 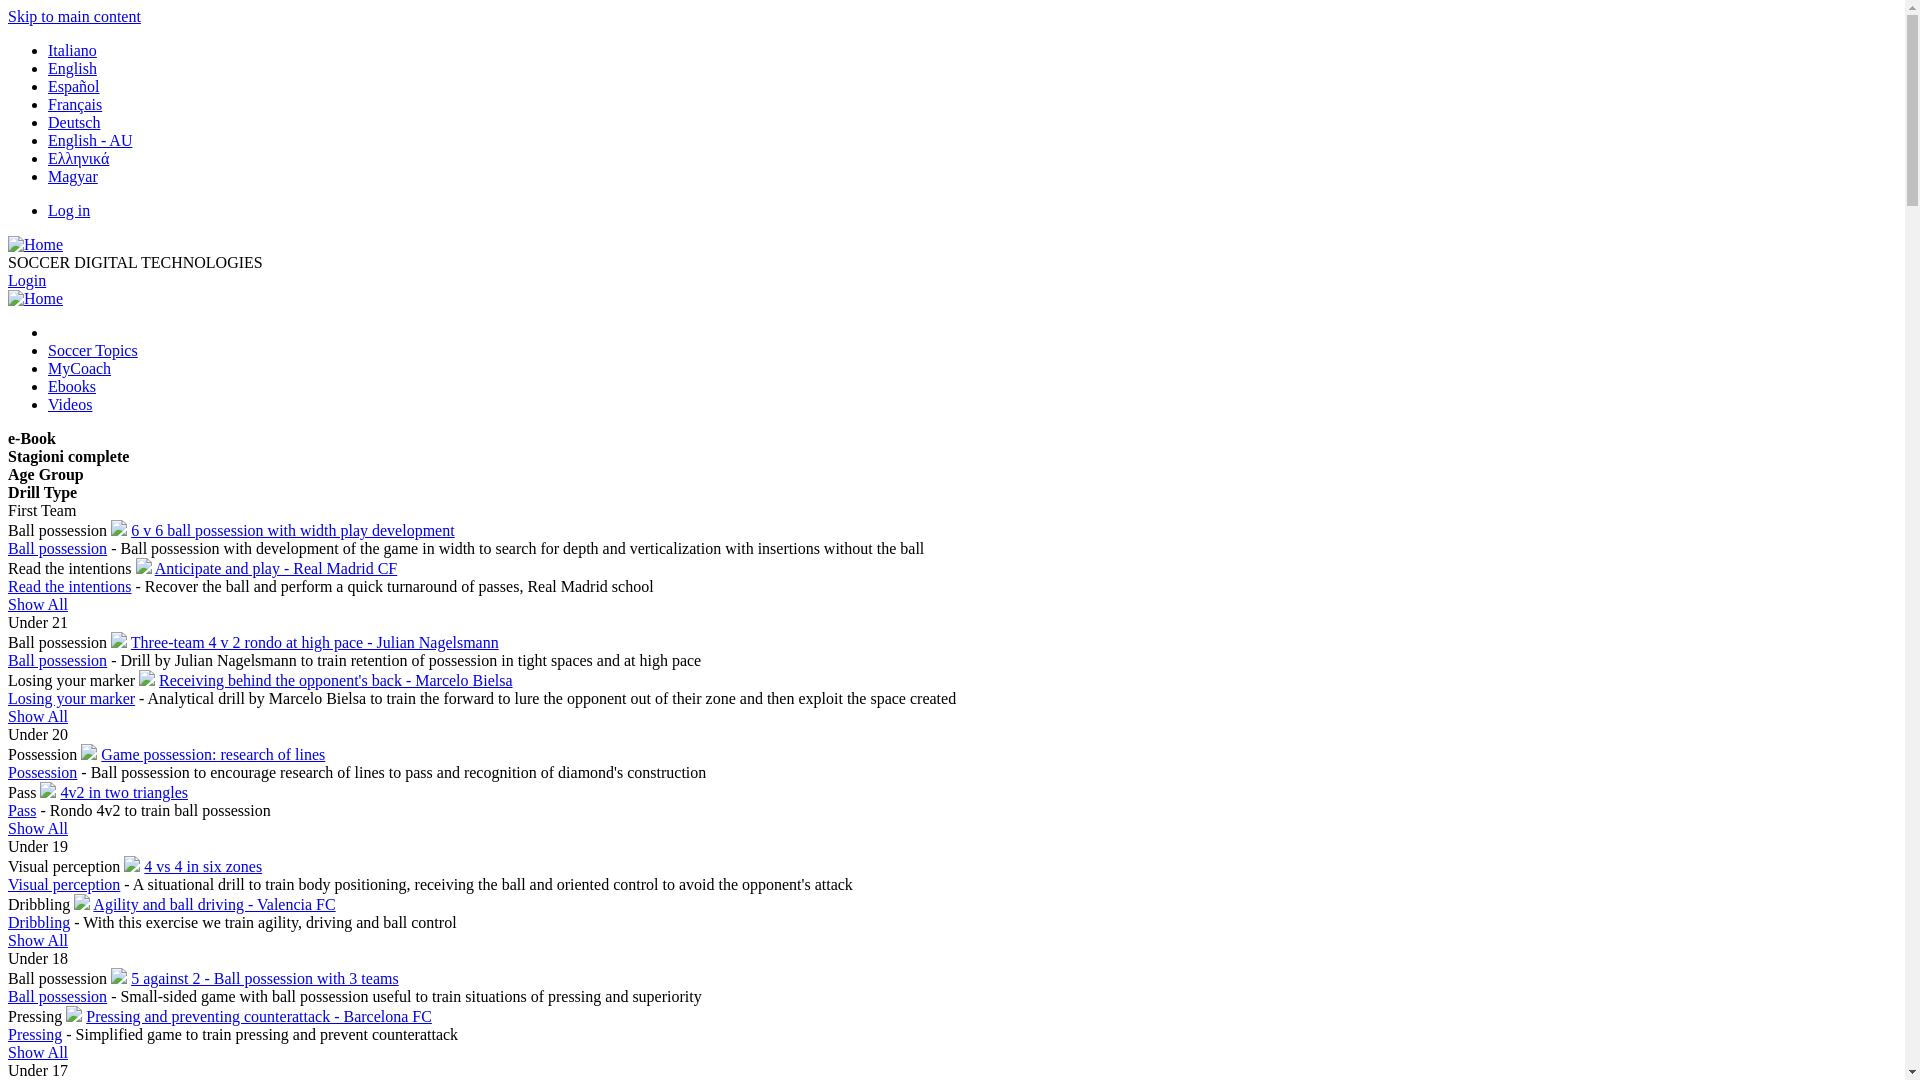 What do you see at coordinates (8, 16) in the screenshot?
I see `'Skip to main content'` at bounding box center [8, 16].